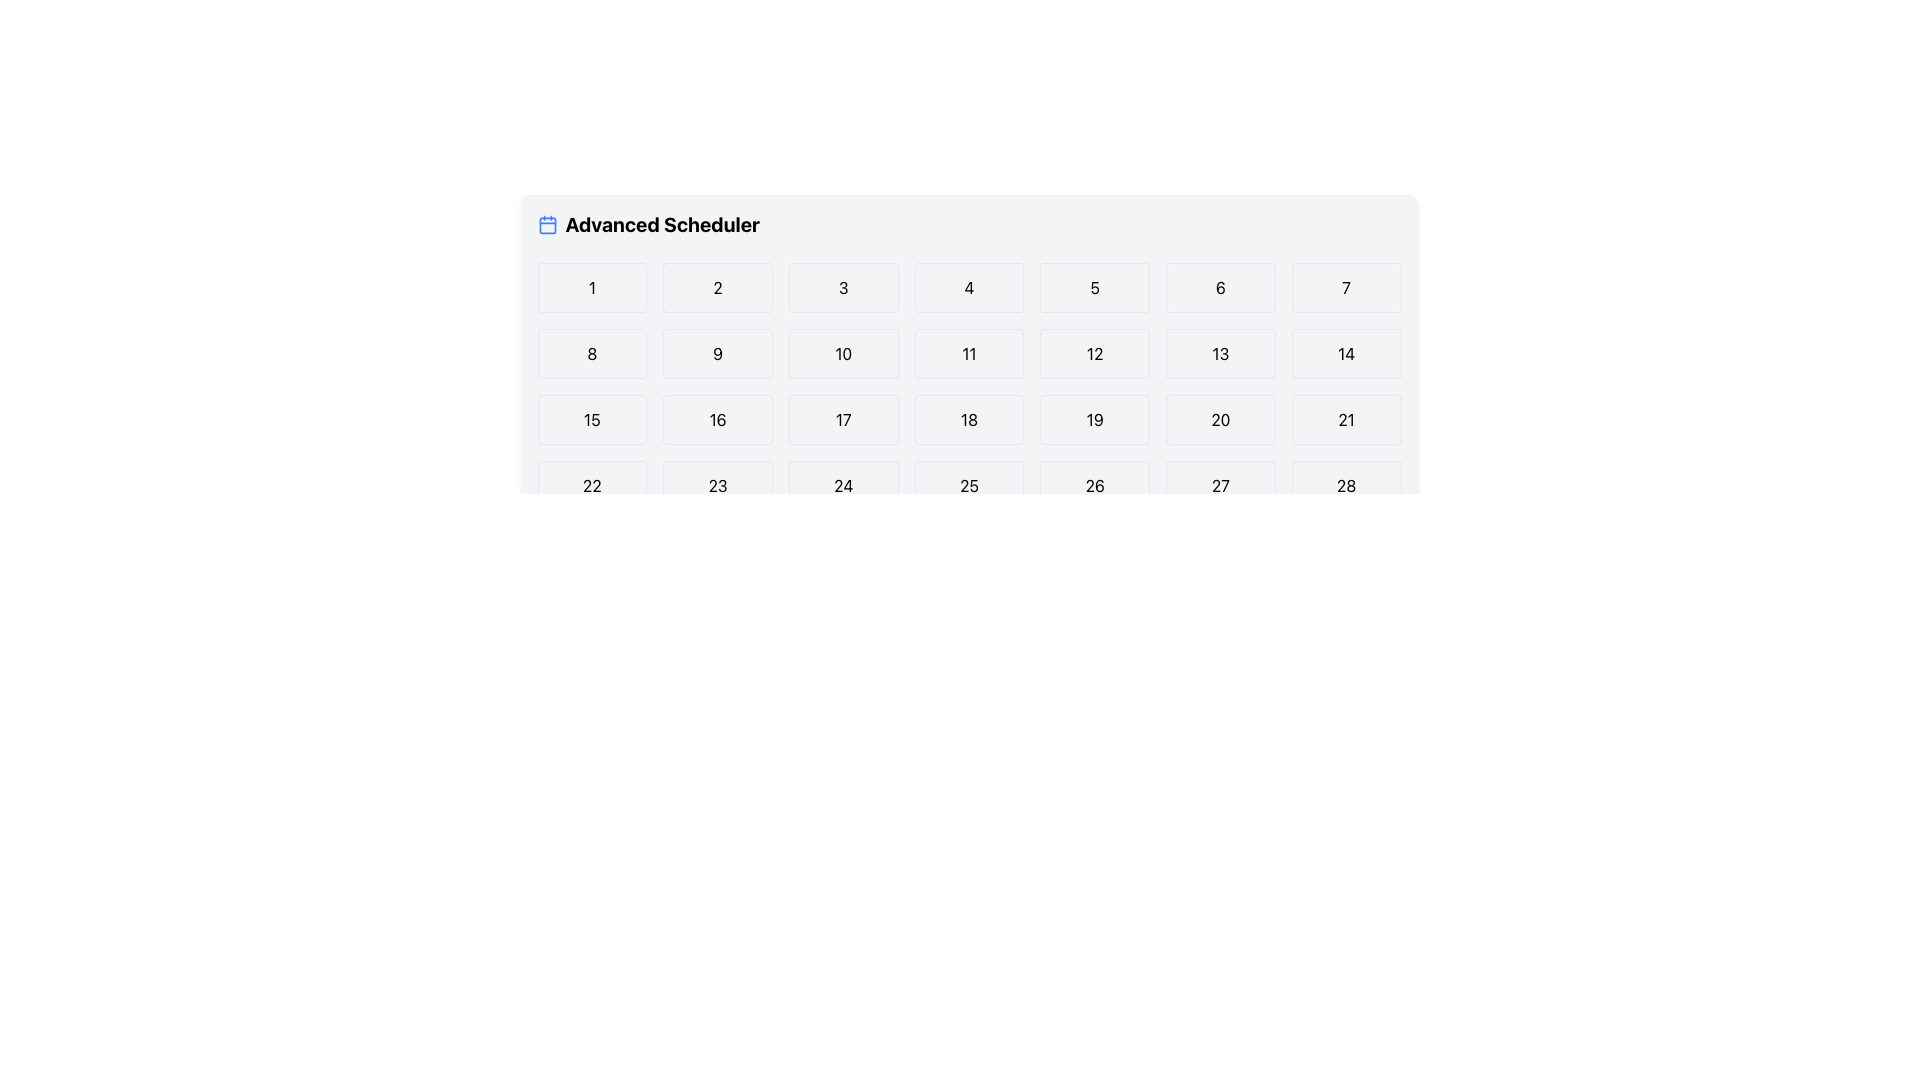  I want to click on the button representing the number '14', so click(1346, 353).